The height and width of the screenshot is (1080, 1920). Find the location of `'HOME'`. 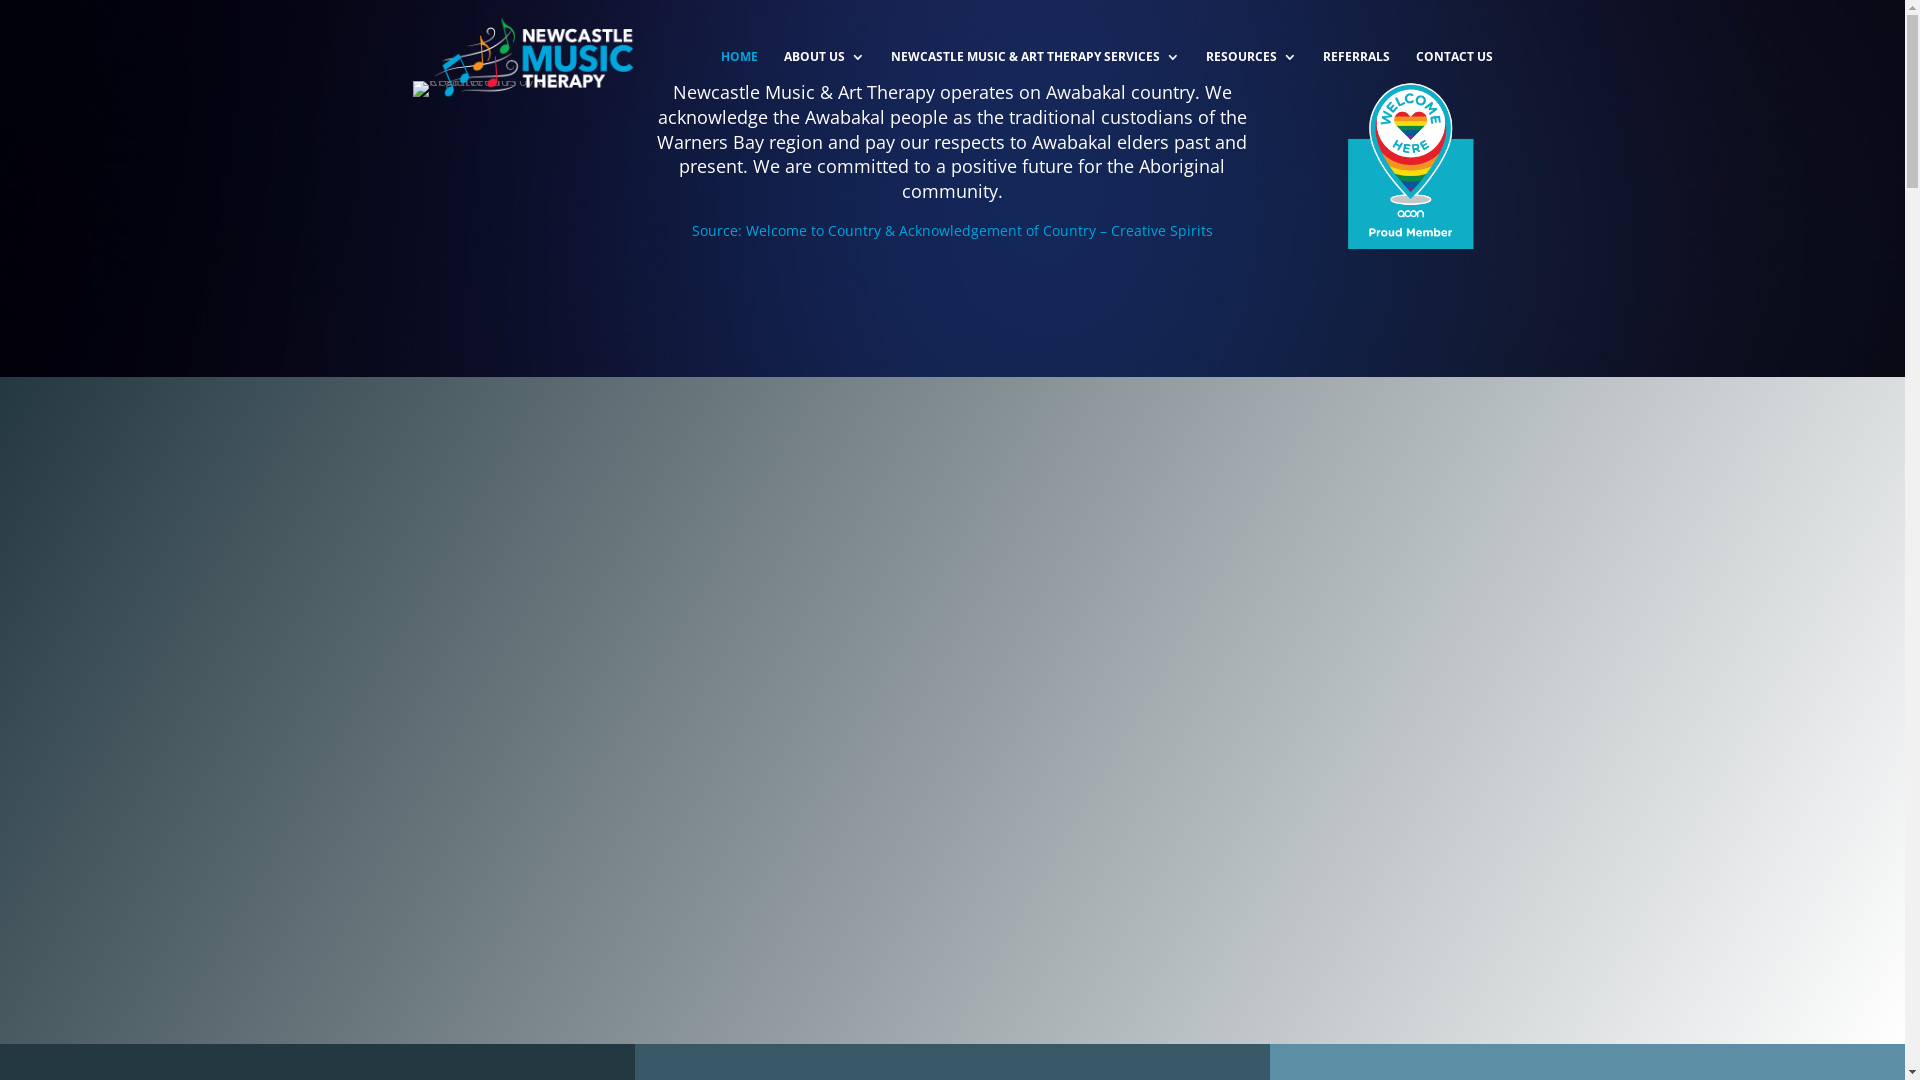

'HOME' is located at coordinates (737, 80).